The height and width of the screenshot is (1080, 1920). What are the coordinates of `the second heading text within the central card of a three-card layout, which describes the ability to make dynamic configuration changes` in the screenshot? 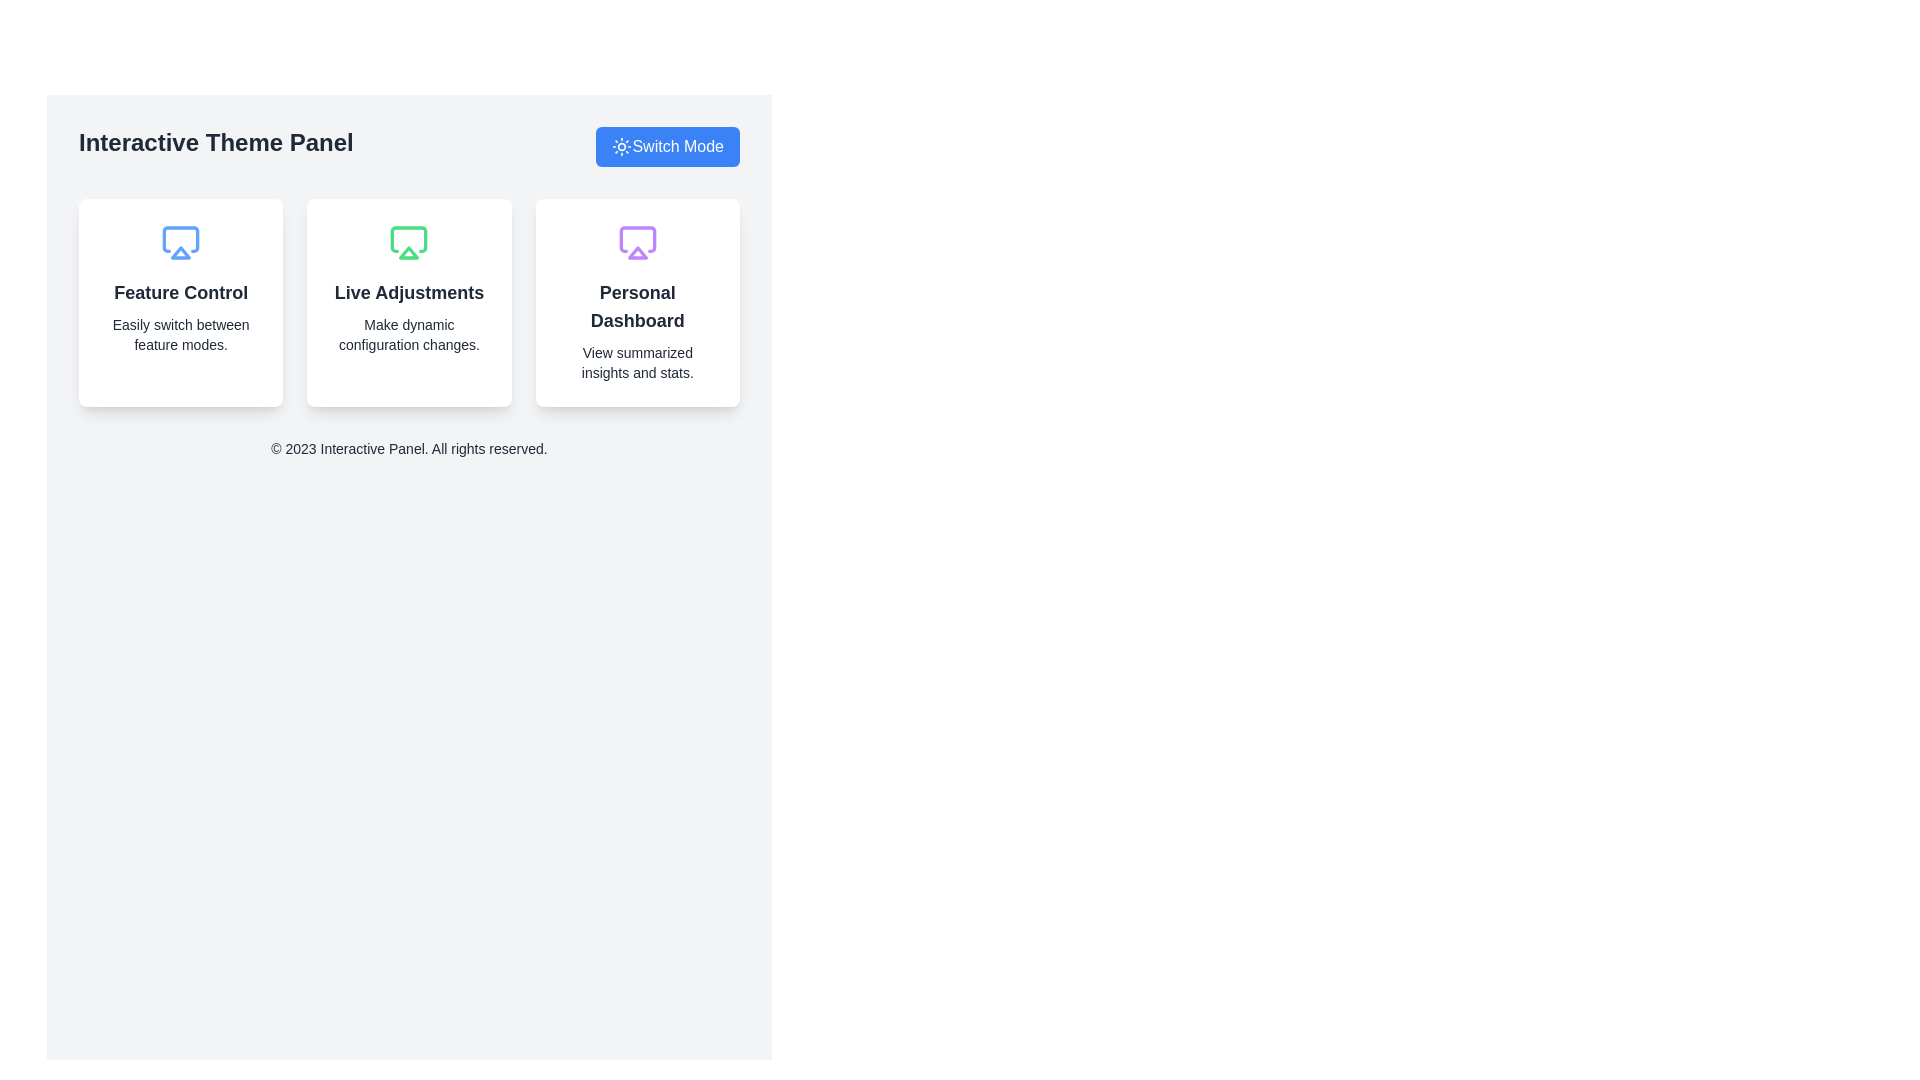 It's located at (408, 293).